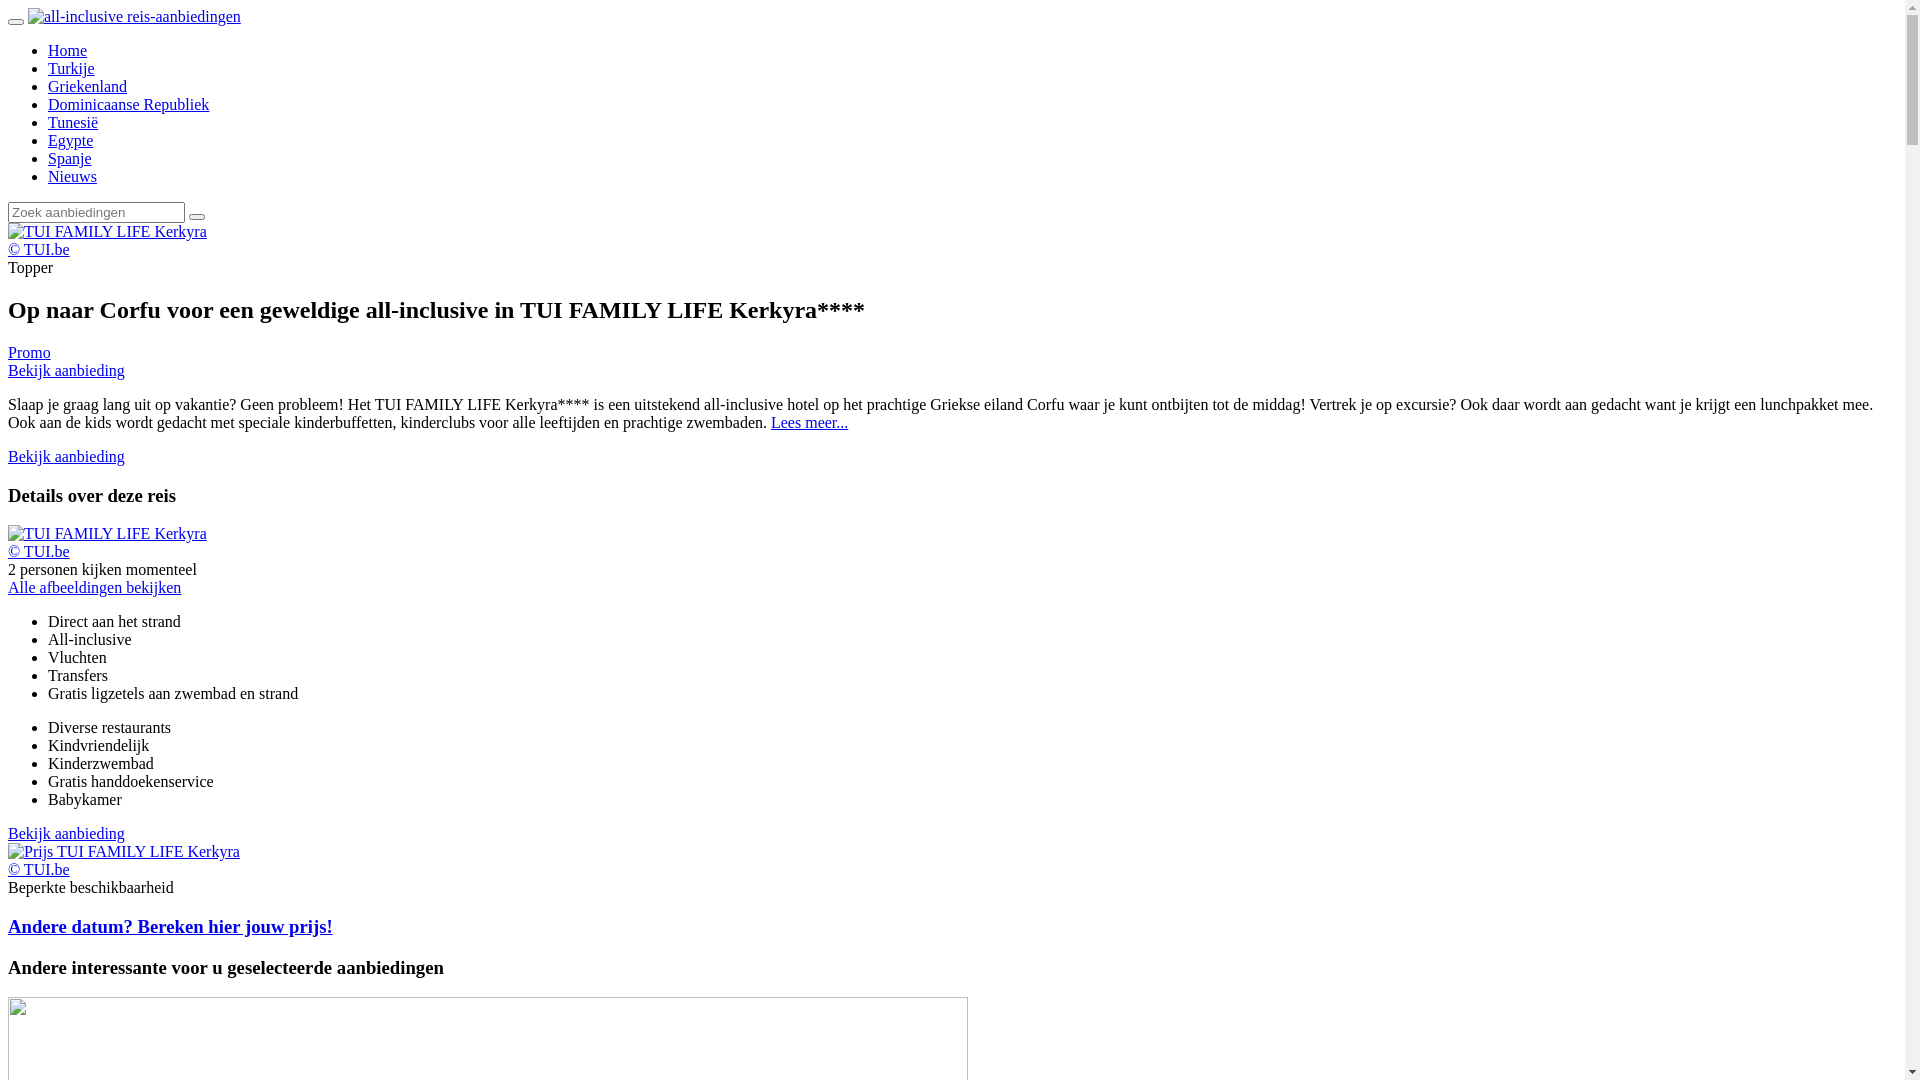 The width and height of the screenshot is (1920, 1080). Describe the element at coordinates (66, 456) in the screenshot. I see `'Bekijk aanbieding'` at that location.